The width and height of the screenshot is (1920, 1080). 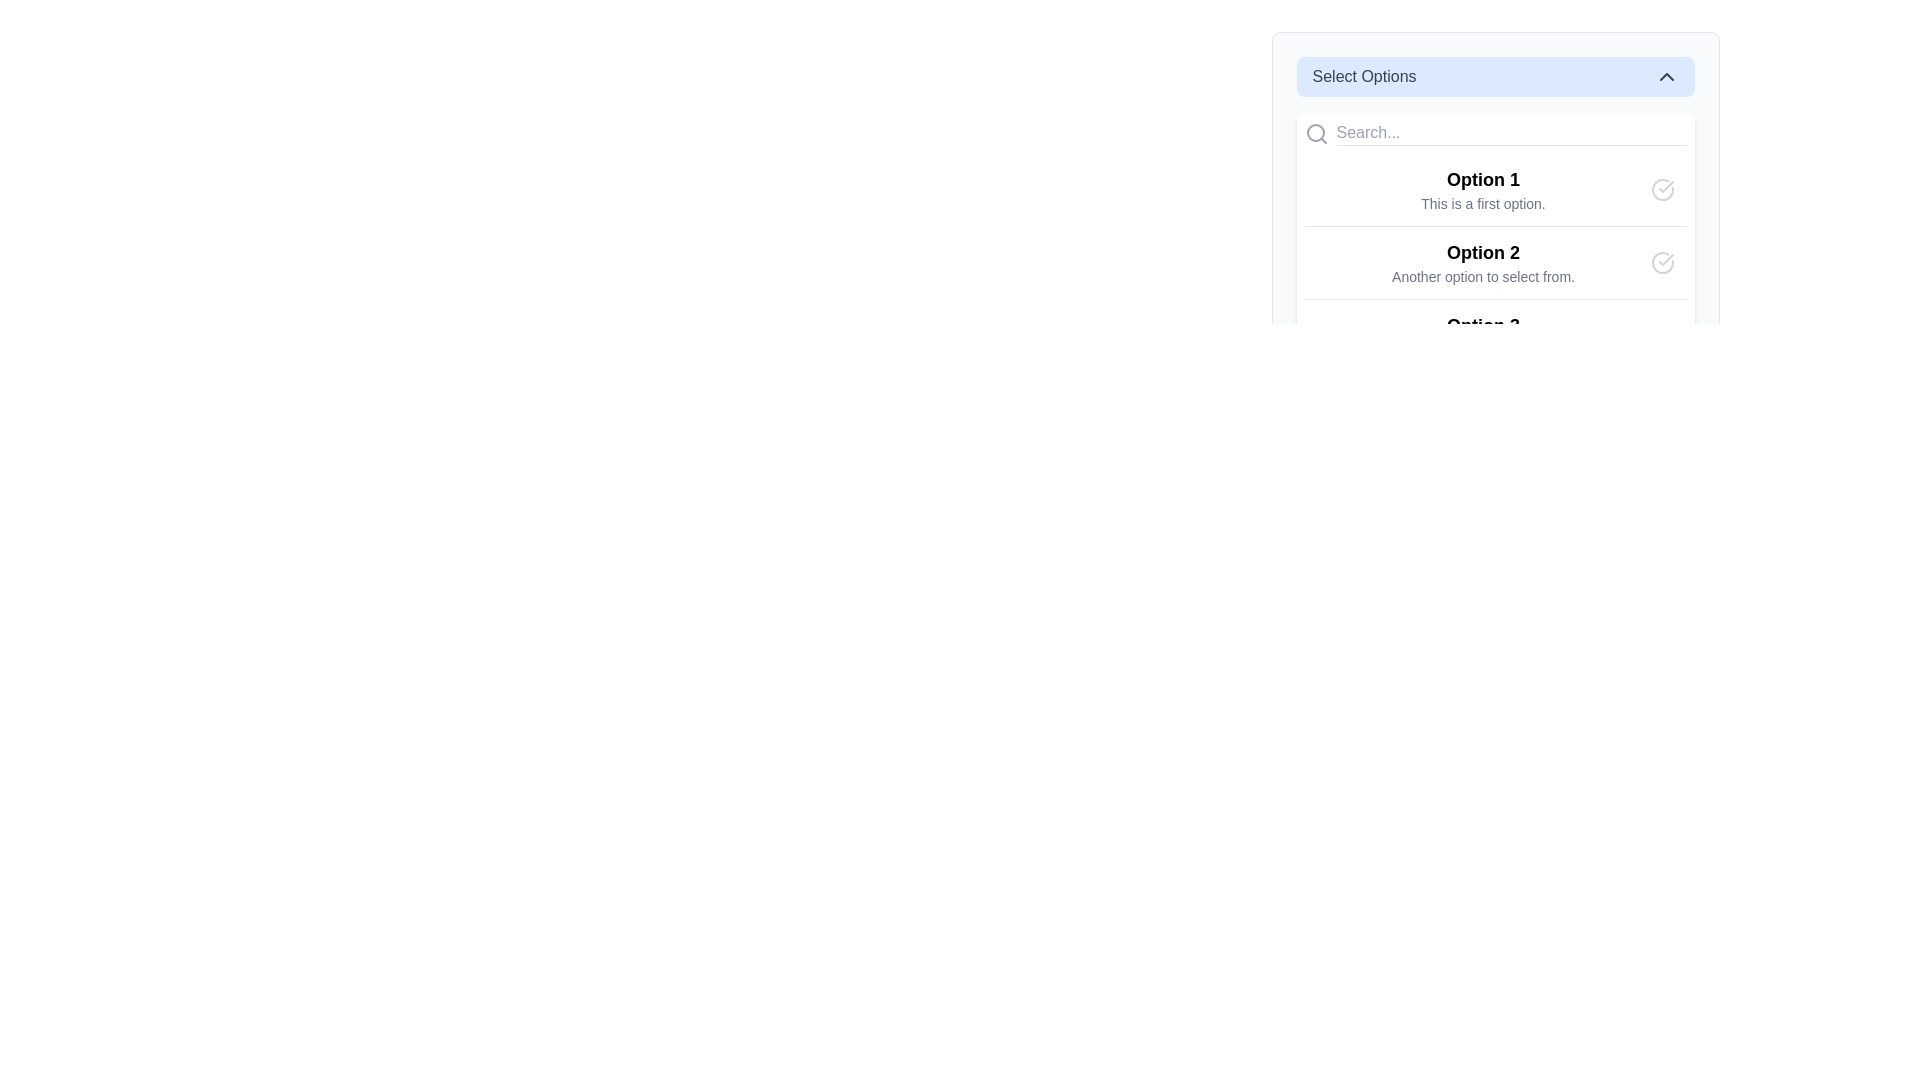 What do you see at coordinates (1666, 76) in the screenshot?
I see `the Chevron icon (indicative toggle) located at the far-right of the 'Select Options' dropdown menu` at bounding box center [1666, 76].